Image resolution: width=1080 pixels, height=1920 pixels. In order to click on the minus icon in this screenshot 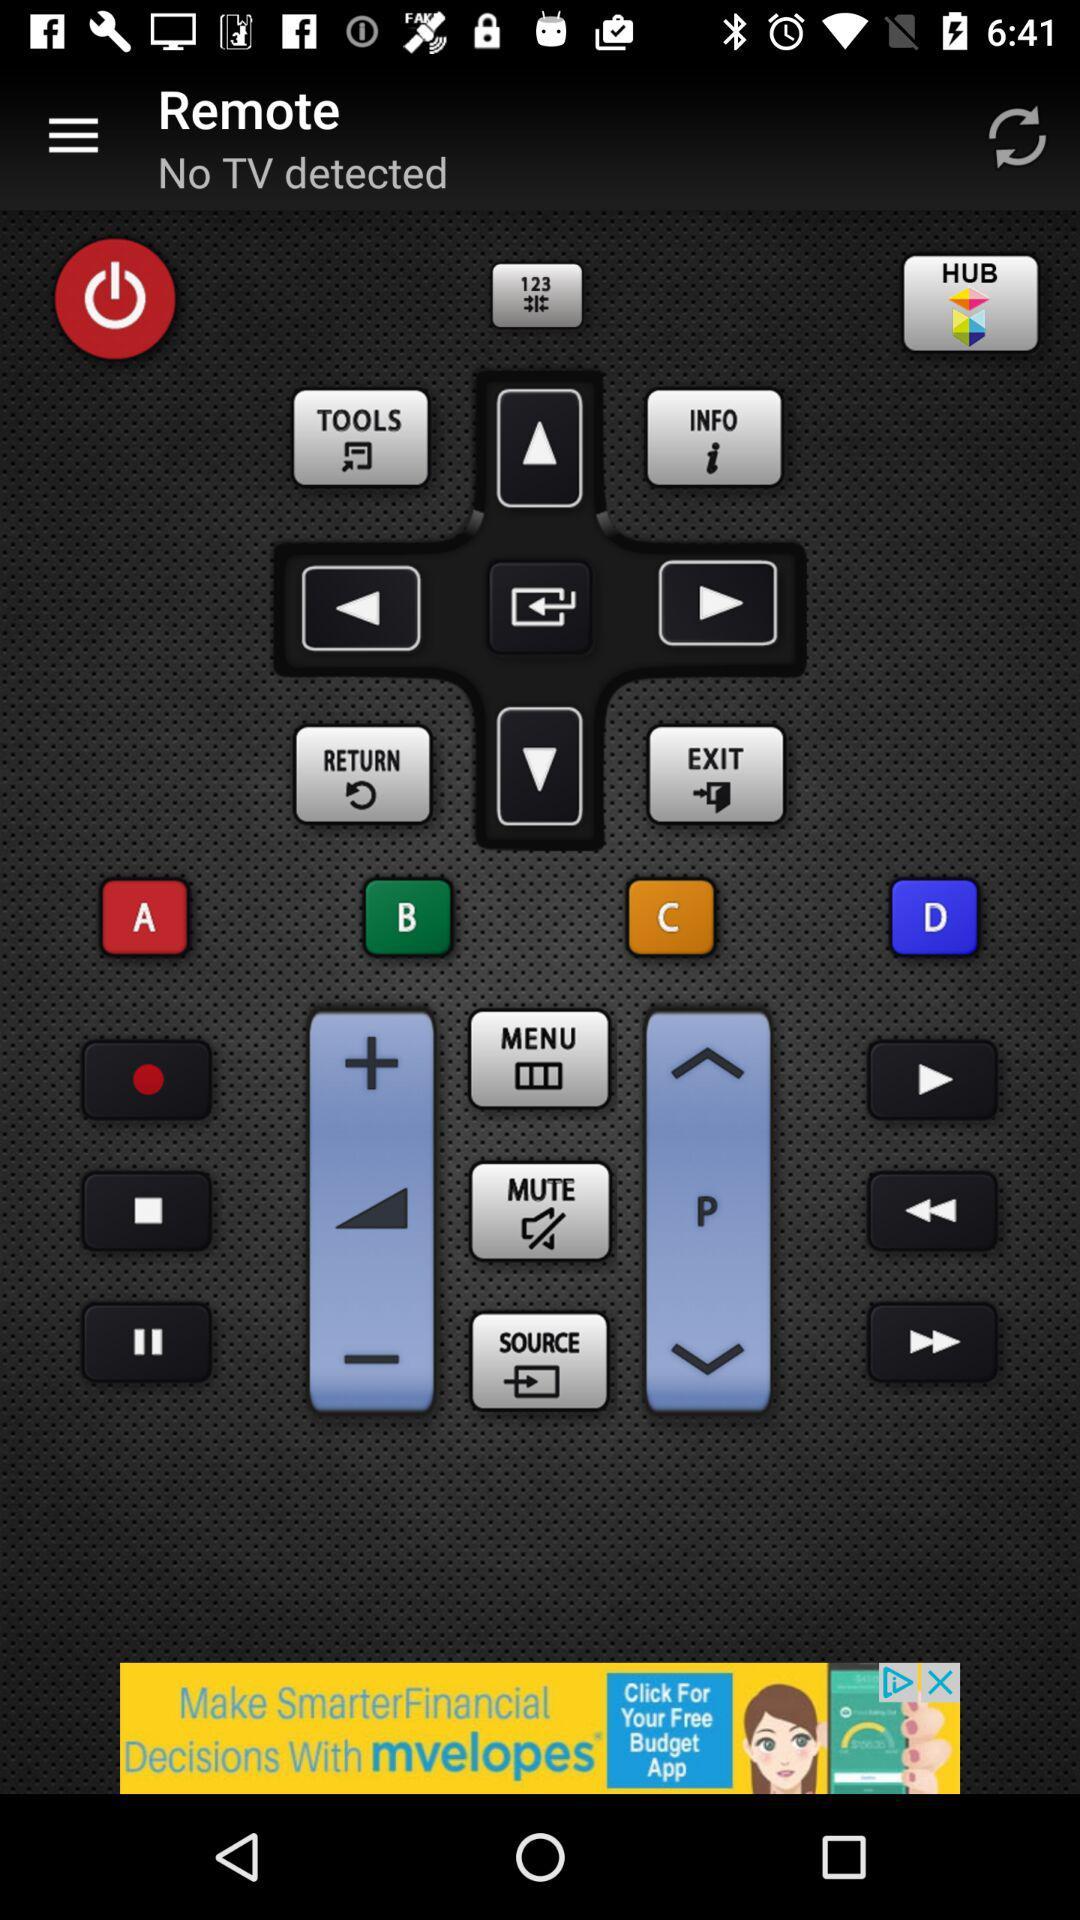, I will do `click(371, 1359)`.